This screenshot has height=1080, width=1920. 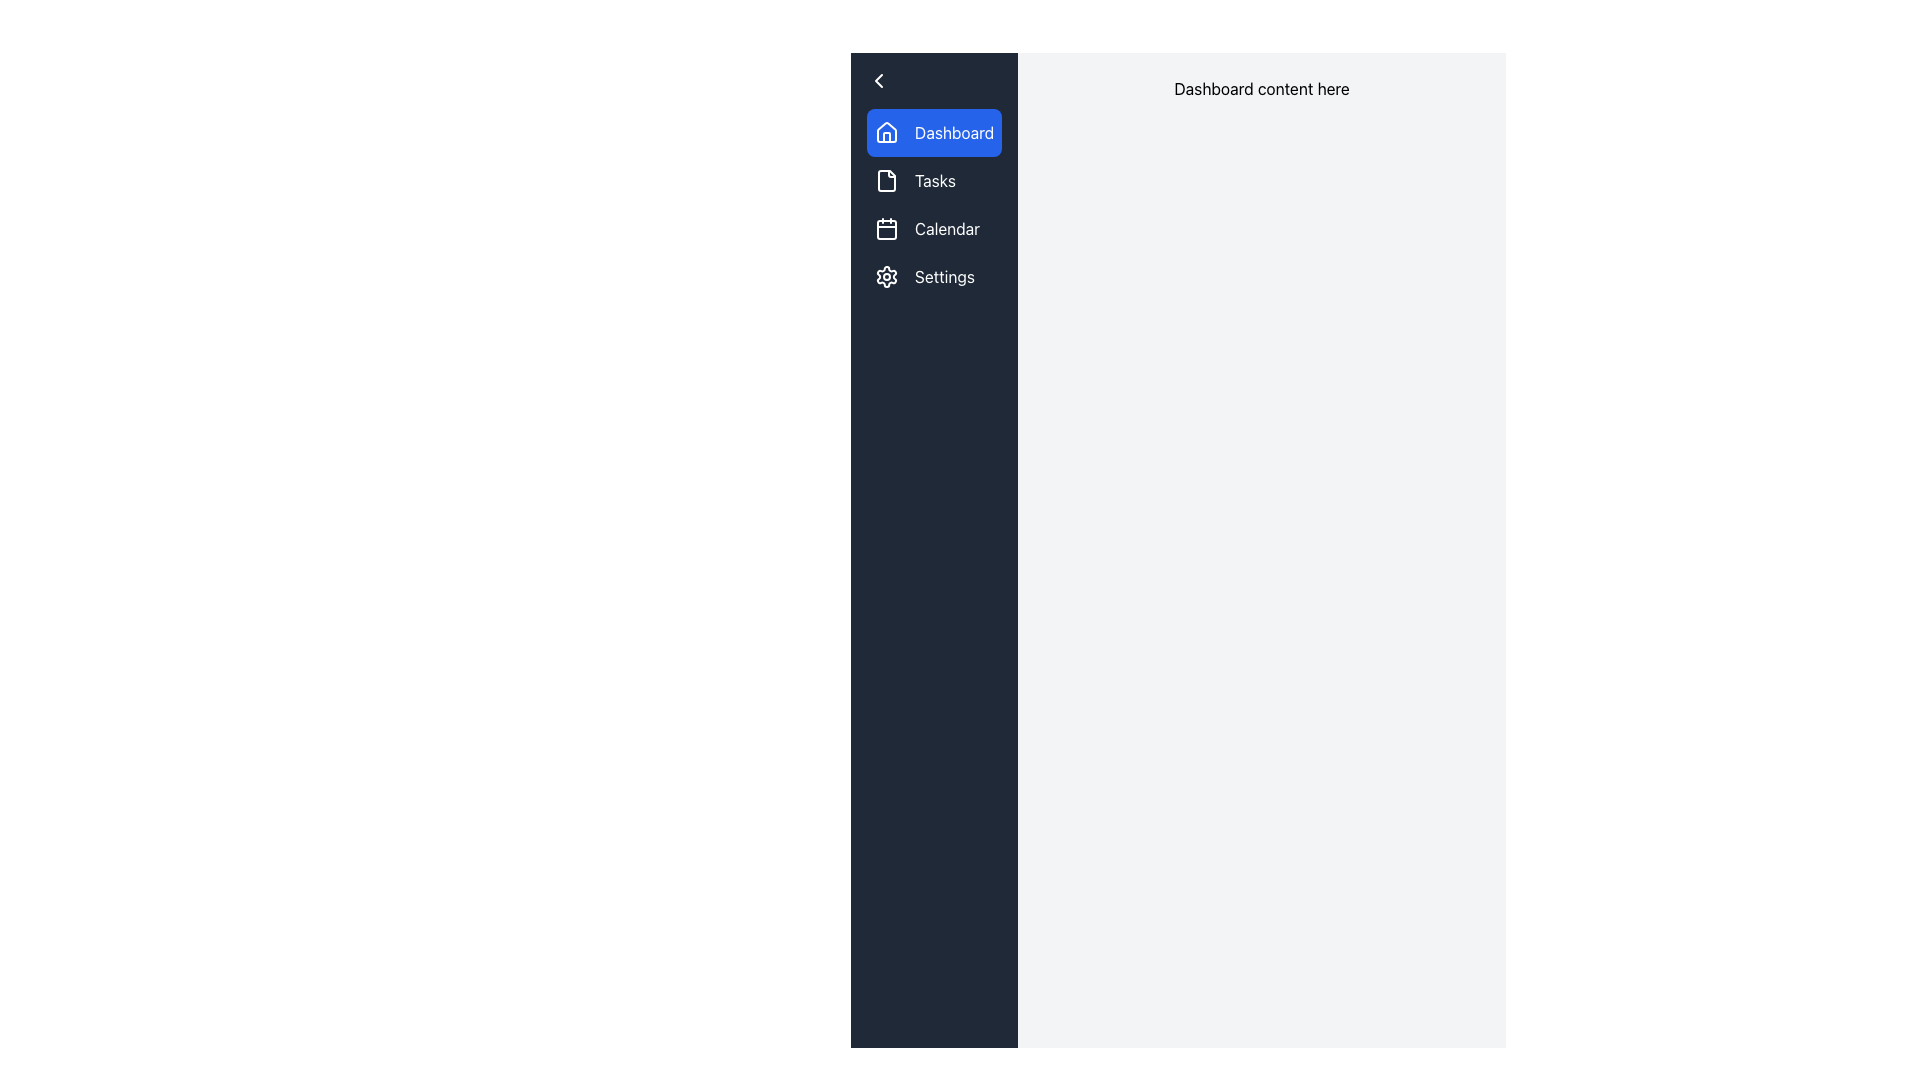 What do you see at coordinates (944, 277) in the screenshot?
I see `the 'Settings' label, which is styled in white text on a dark background and is positioned adjacent to a gear icon in the vertical navigation menu` at bounding box center [944, 277].